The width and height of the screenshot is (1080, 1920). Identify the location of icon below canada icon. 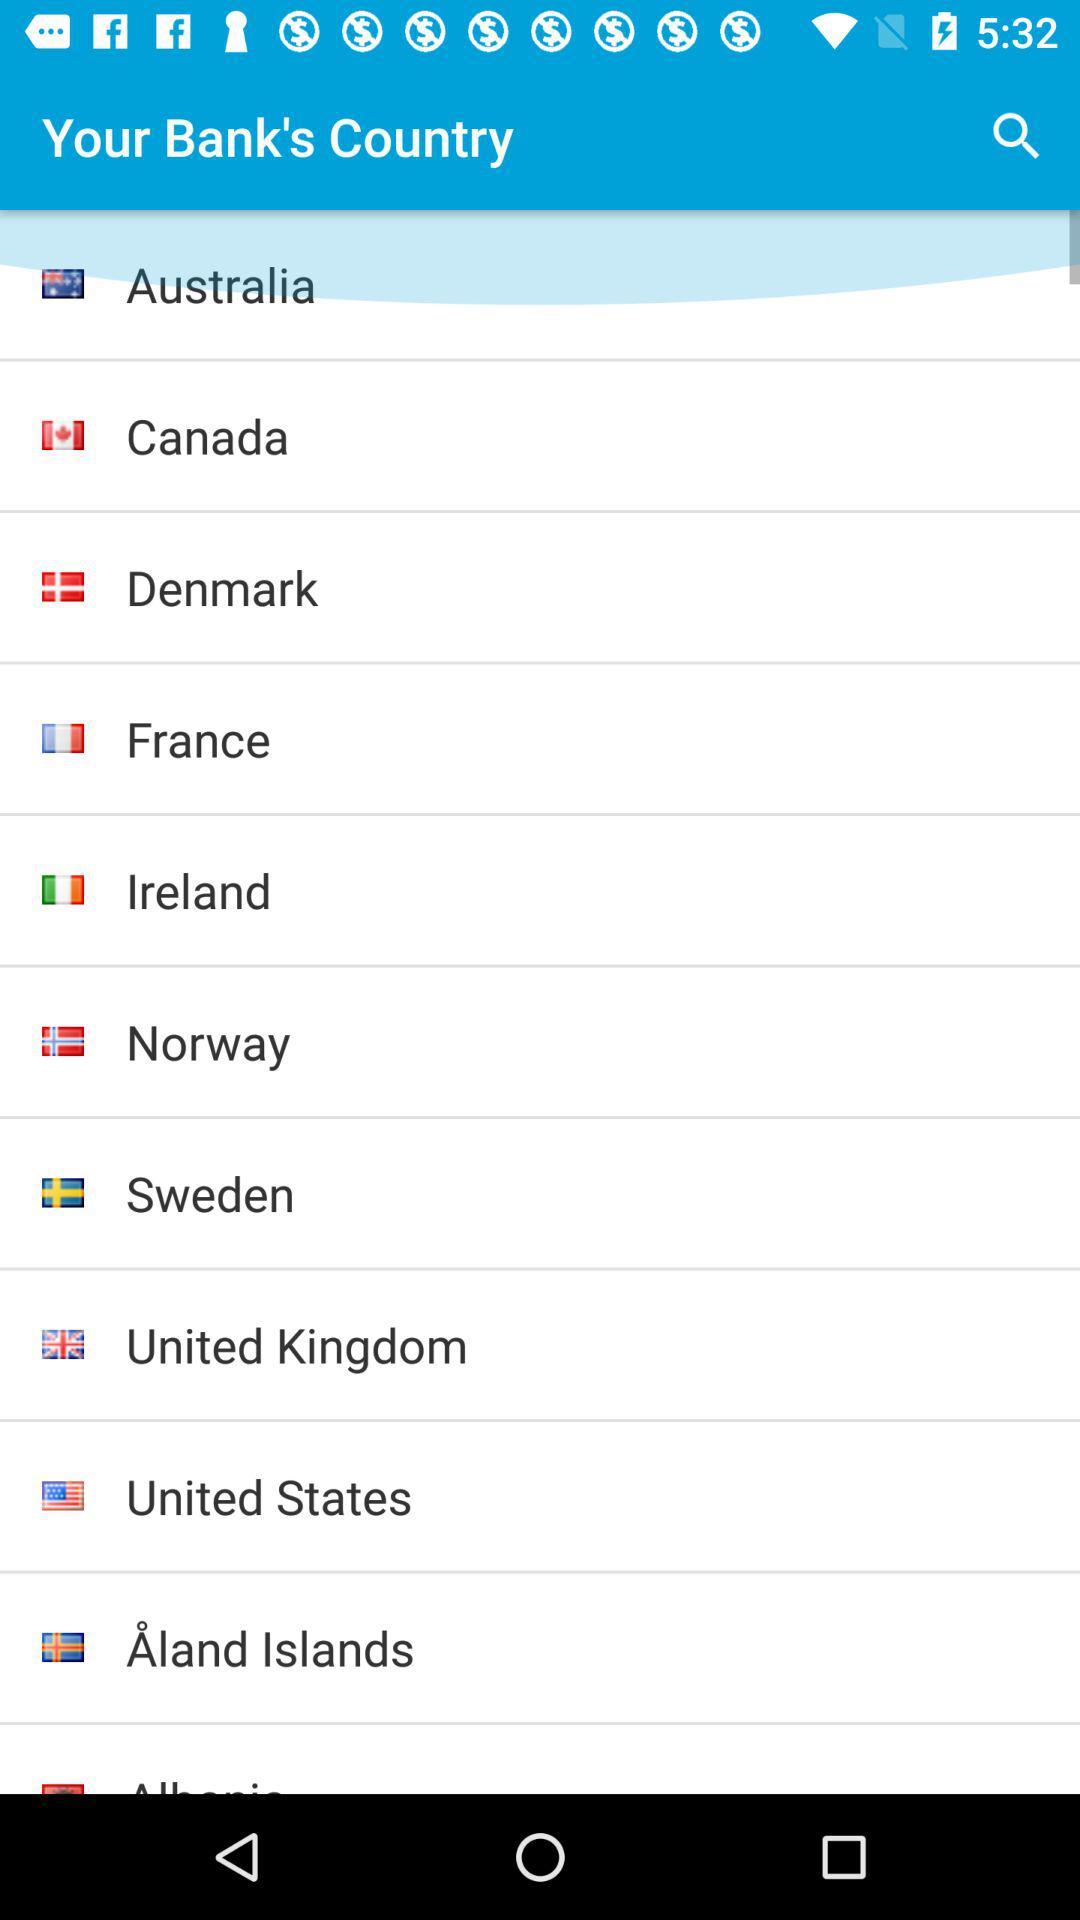
(582, 586).